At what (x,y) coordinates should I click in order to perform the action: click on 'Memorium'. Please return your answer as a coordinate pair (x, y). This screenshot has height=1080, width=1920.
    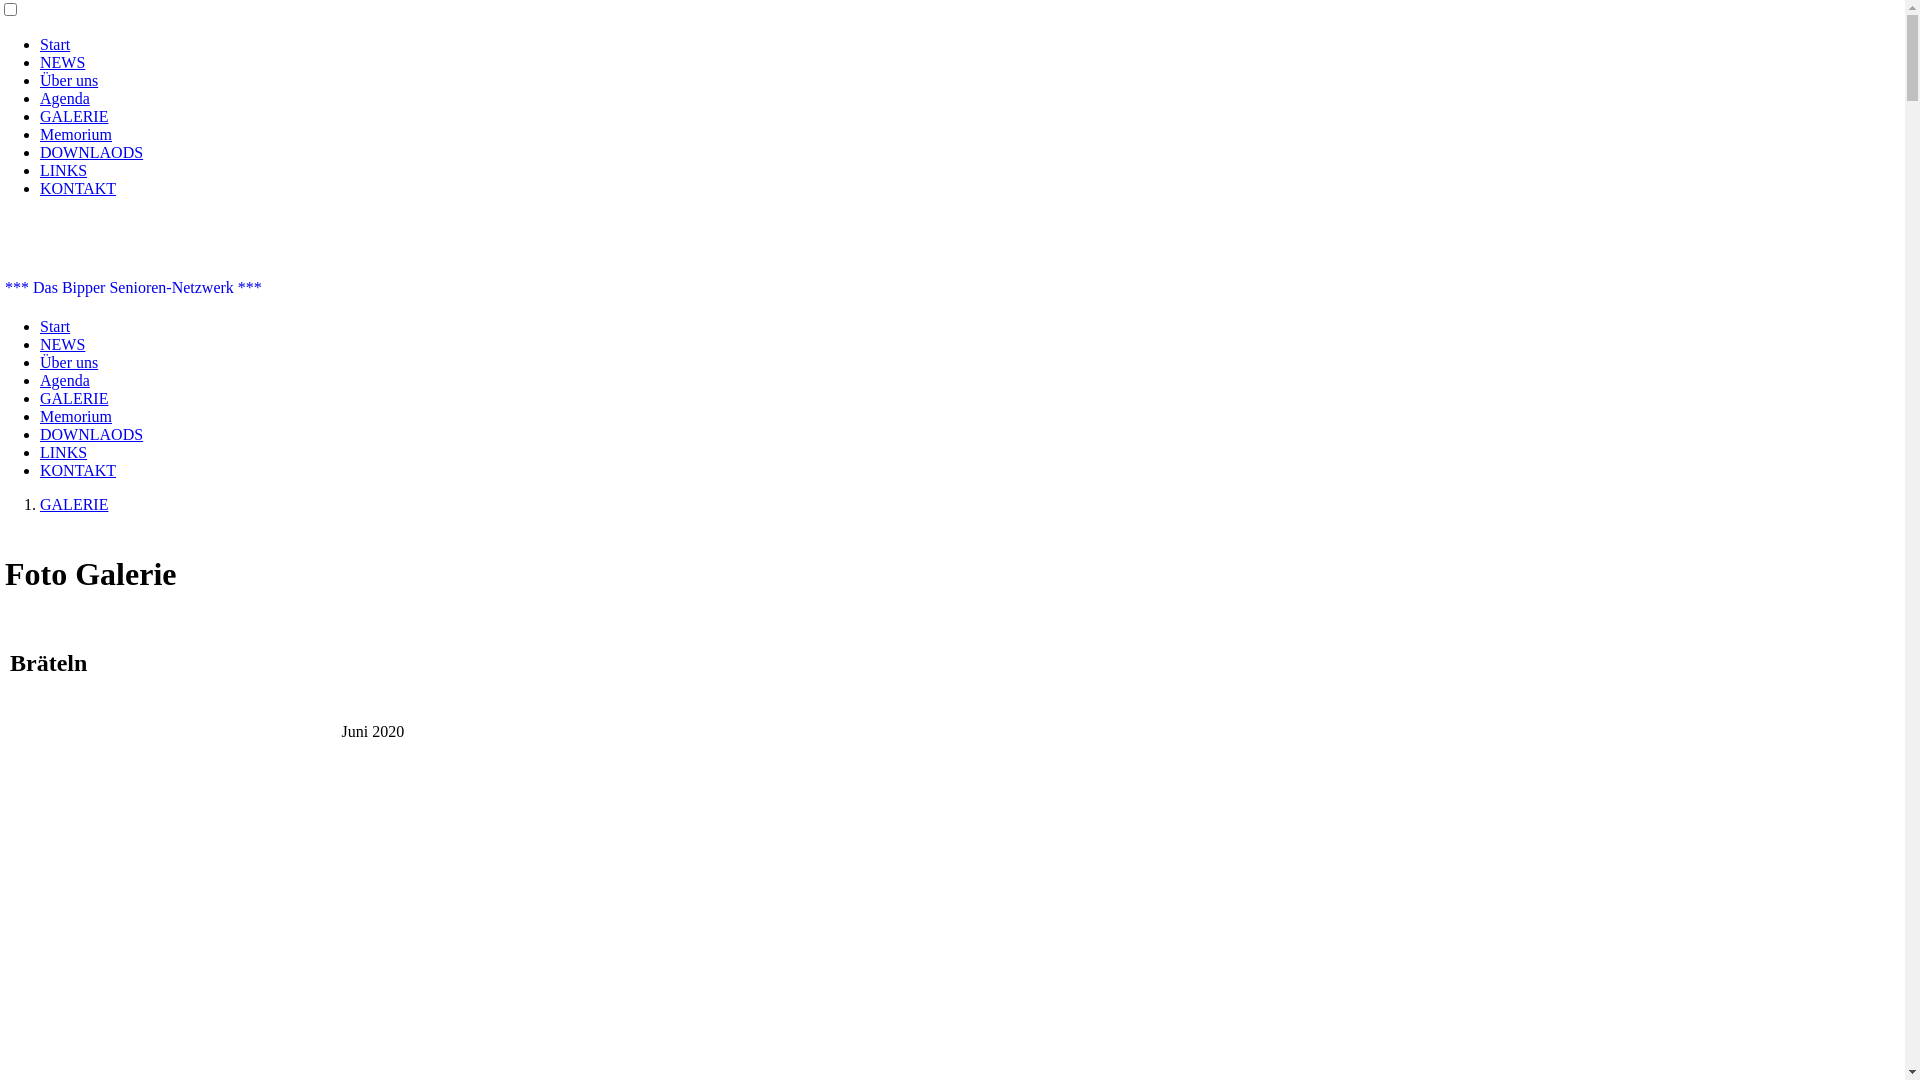
    Looking at the image, I should click on (76, 134).